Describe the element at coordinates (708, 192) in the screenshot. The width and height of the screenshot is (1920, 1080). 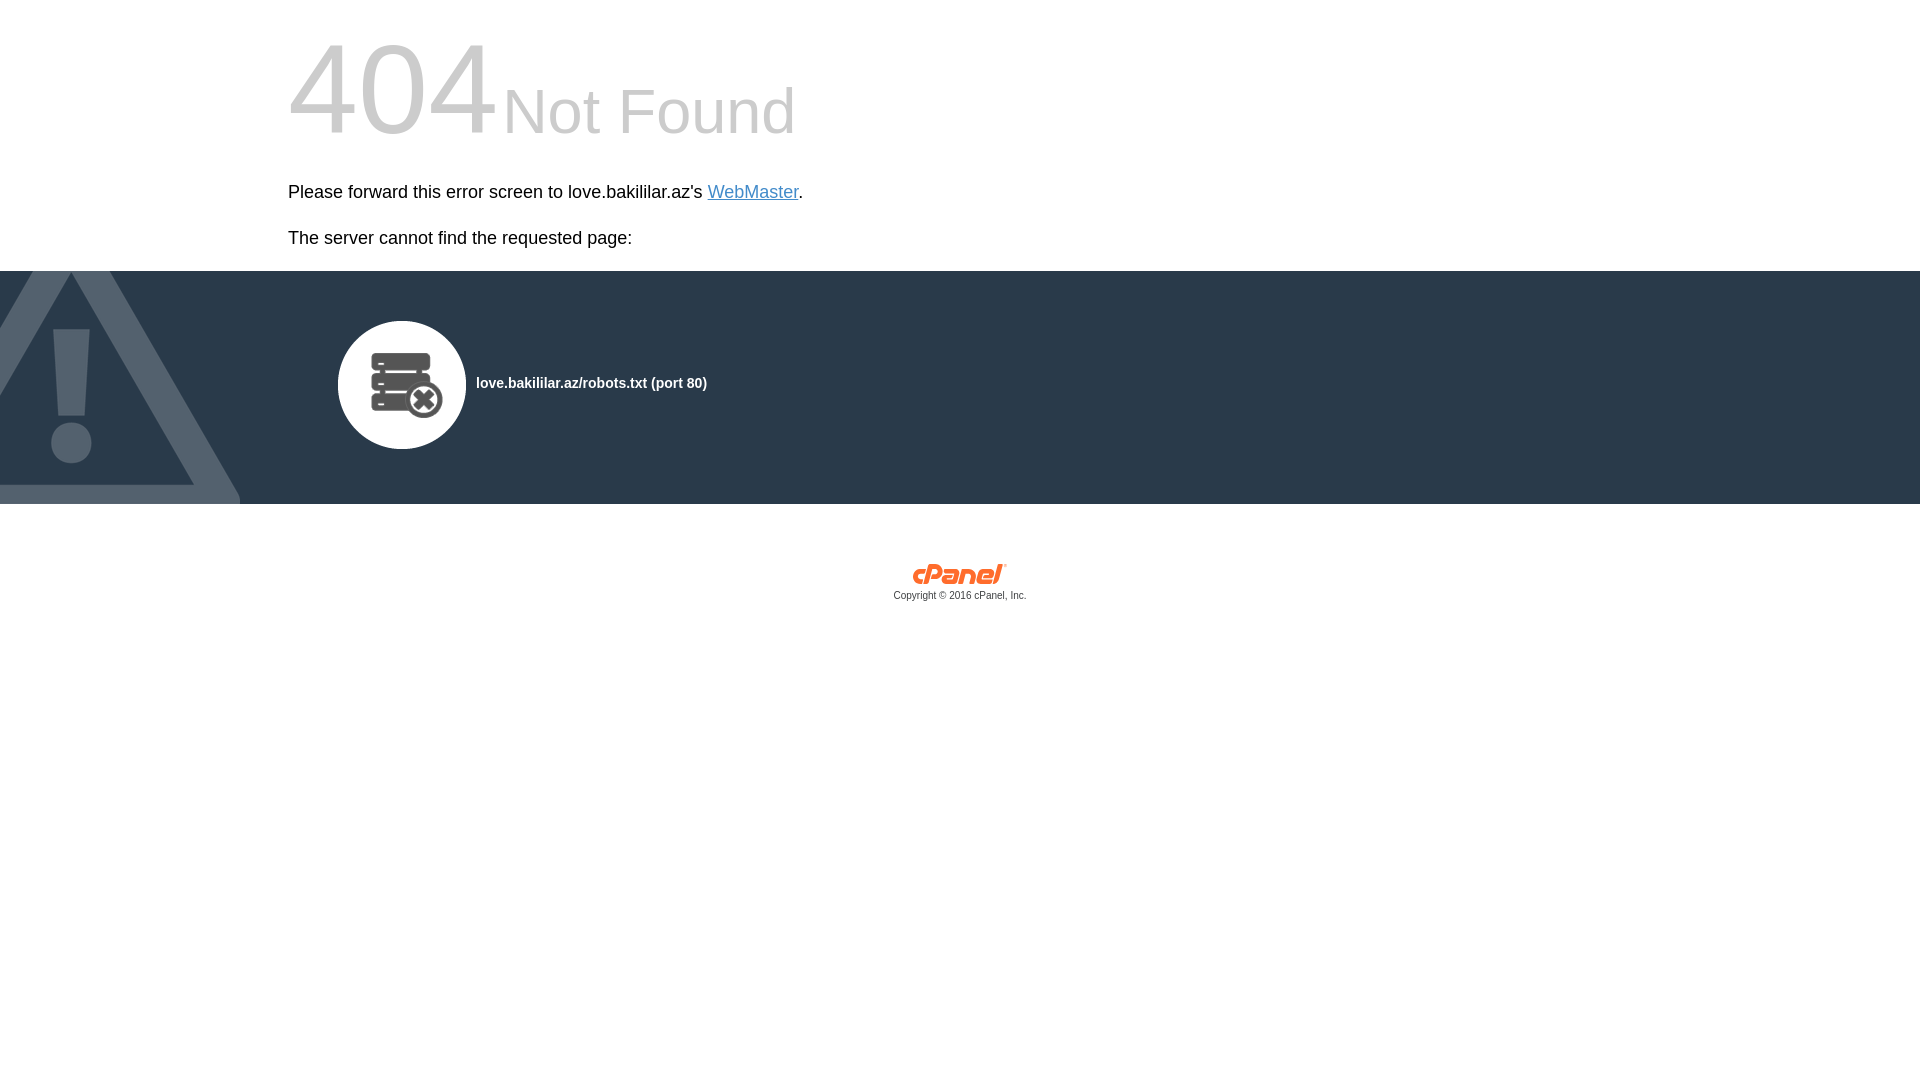
I see `'WebMaster'` at that location.